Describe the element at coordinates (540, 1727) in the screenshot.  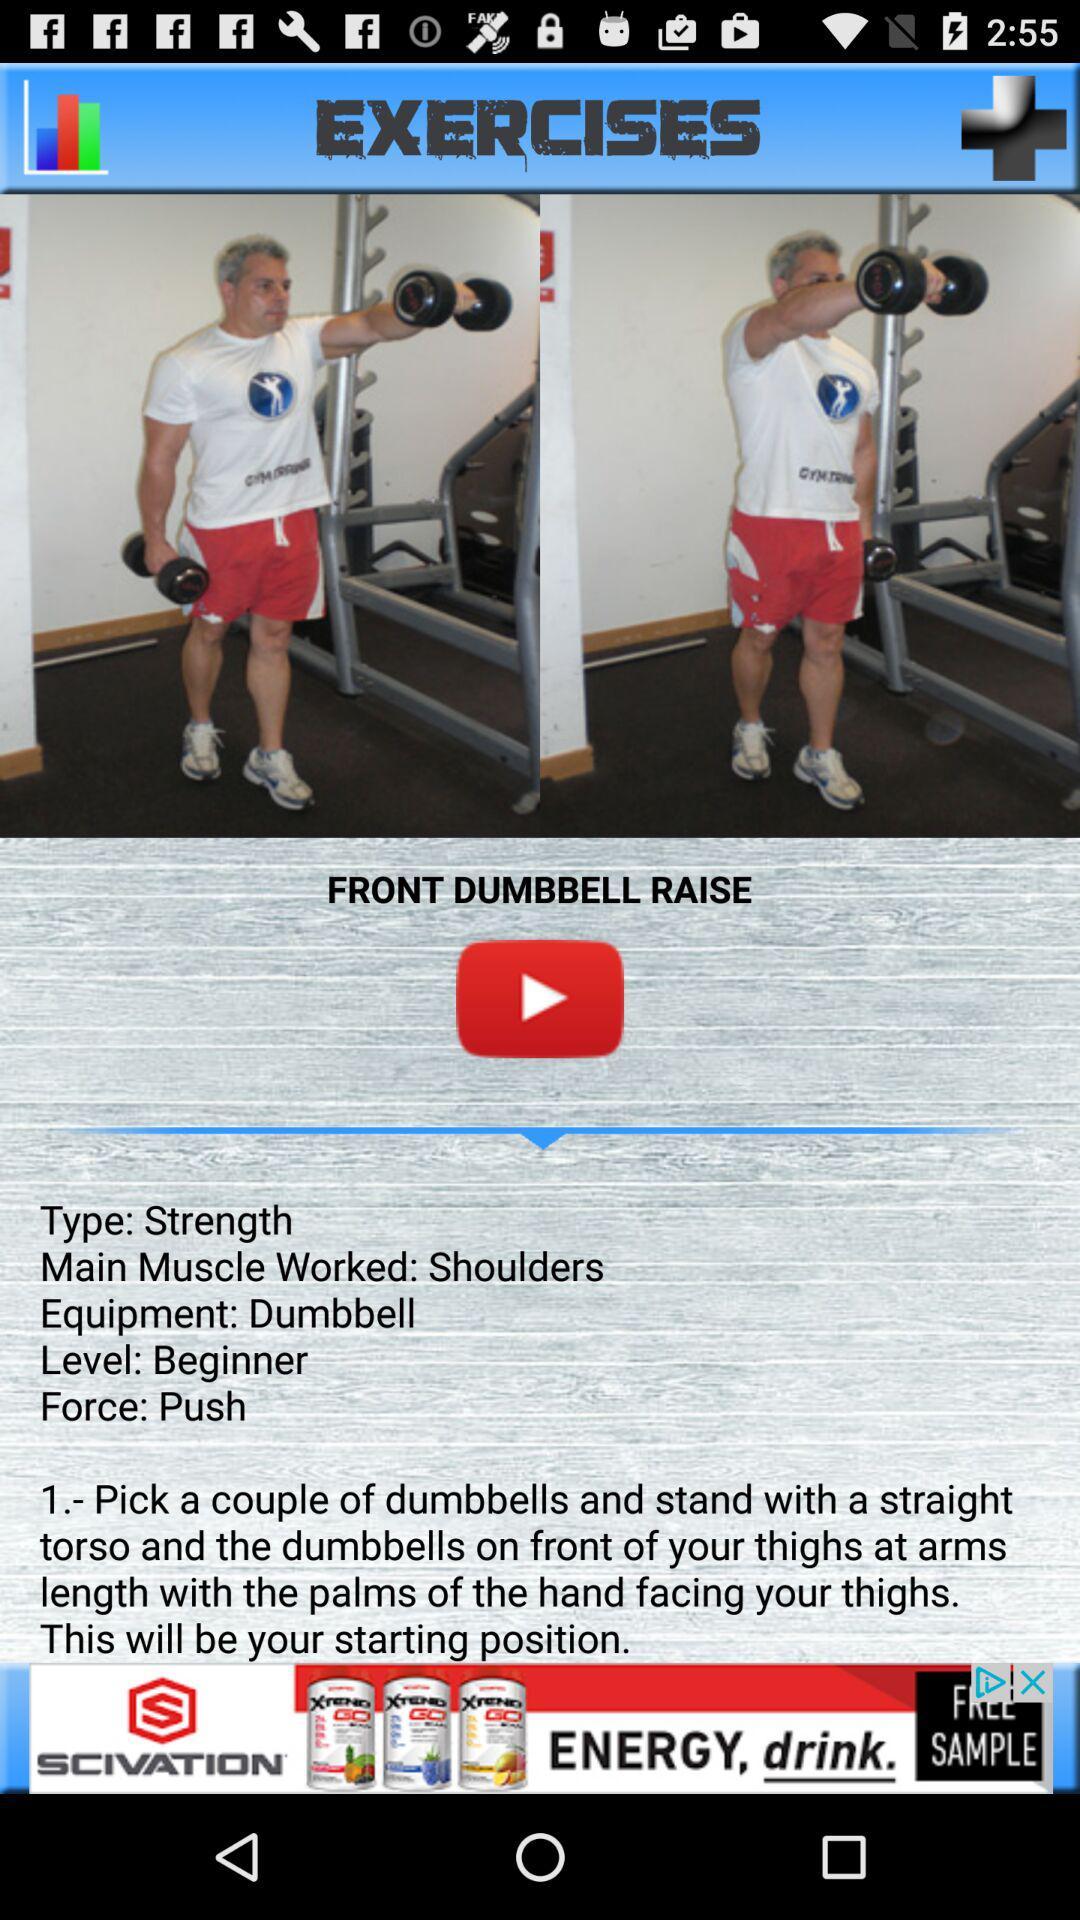
I see `watch advertisement` at that location.